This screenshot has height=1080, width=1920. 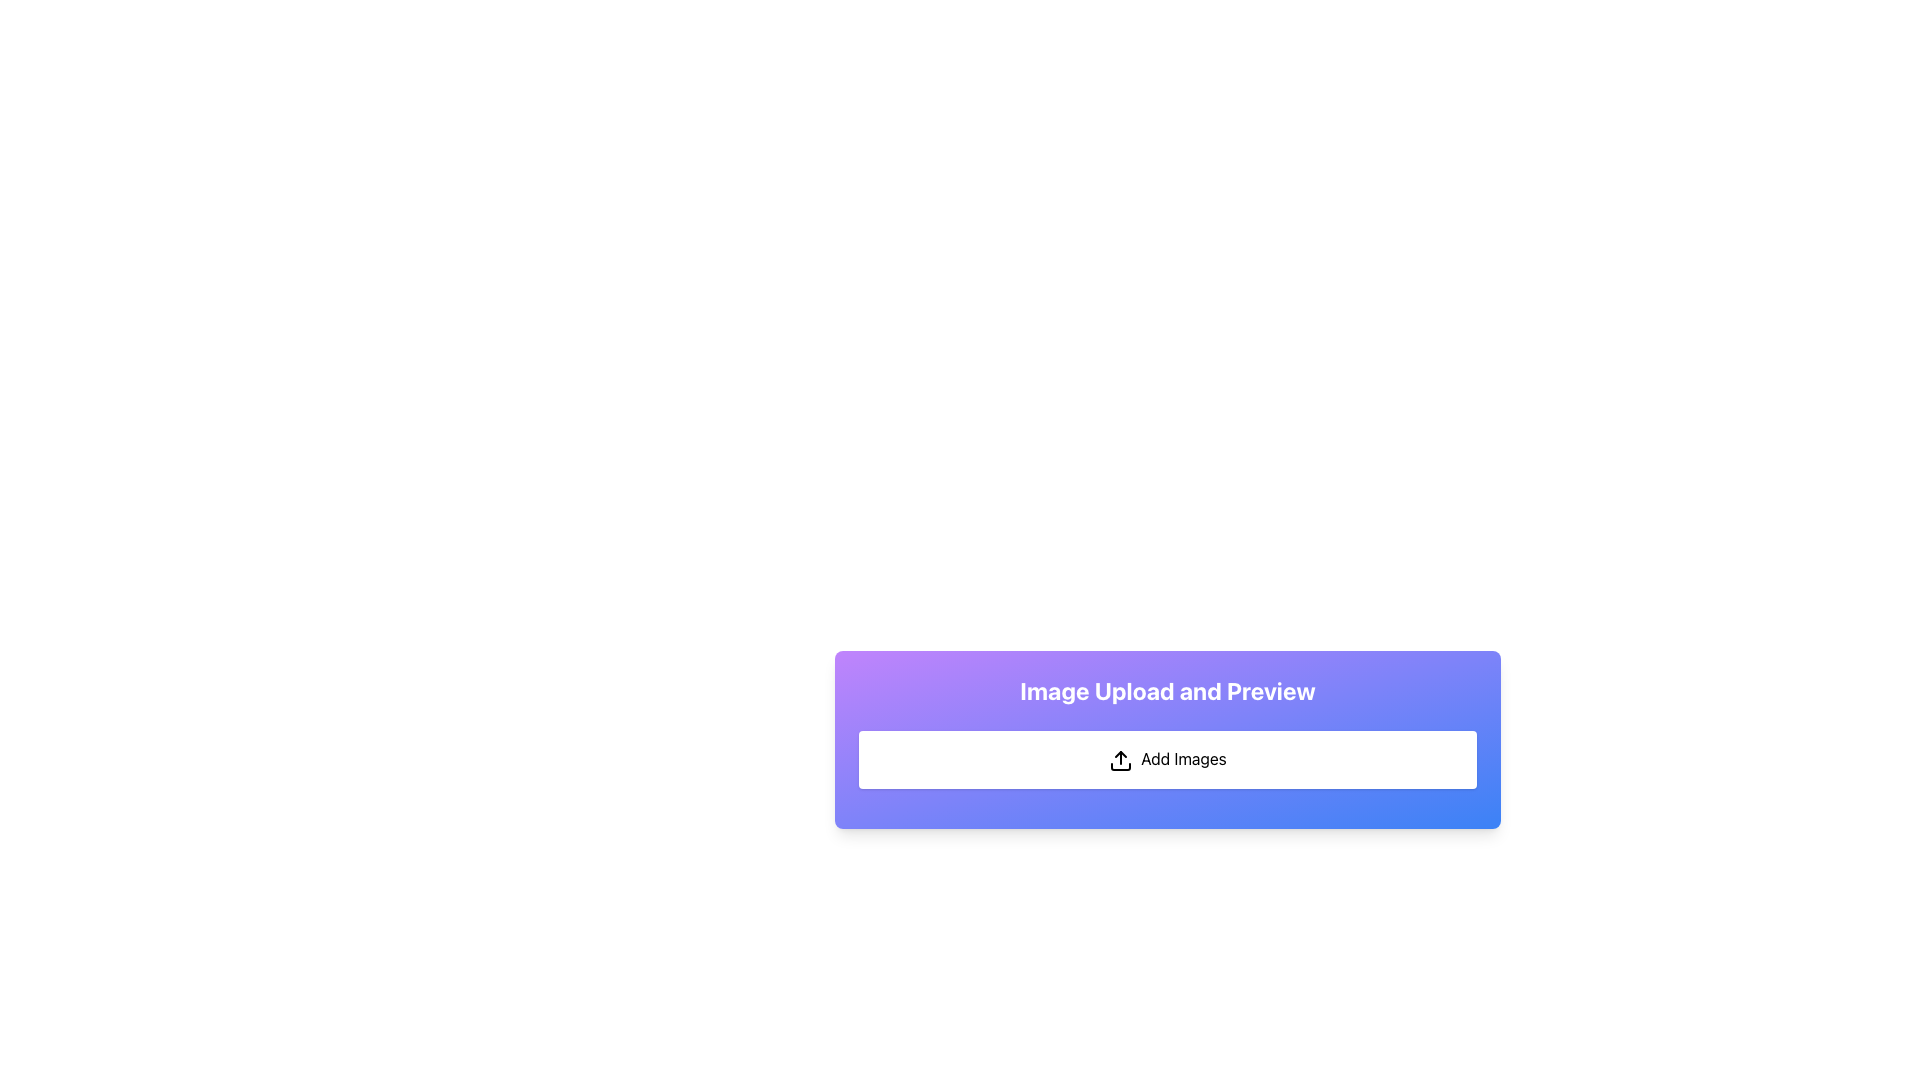 I want to click on the button that initiates the image file upload process, so click(x=1167, y=759).